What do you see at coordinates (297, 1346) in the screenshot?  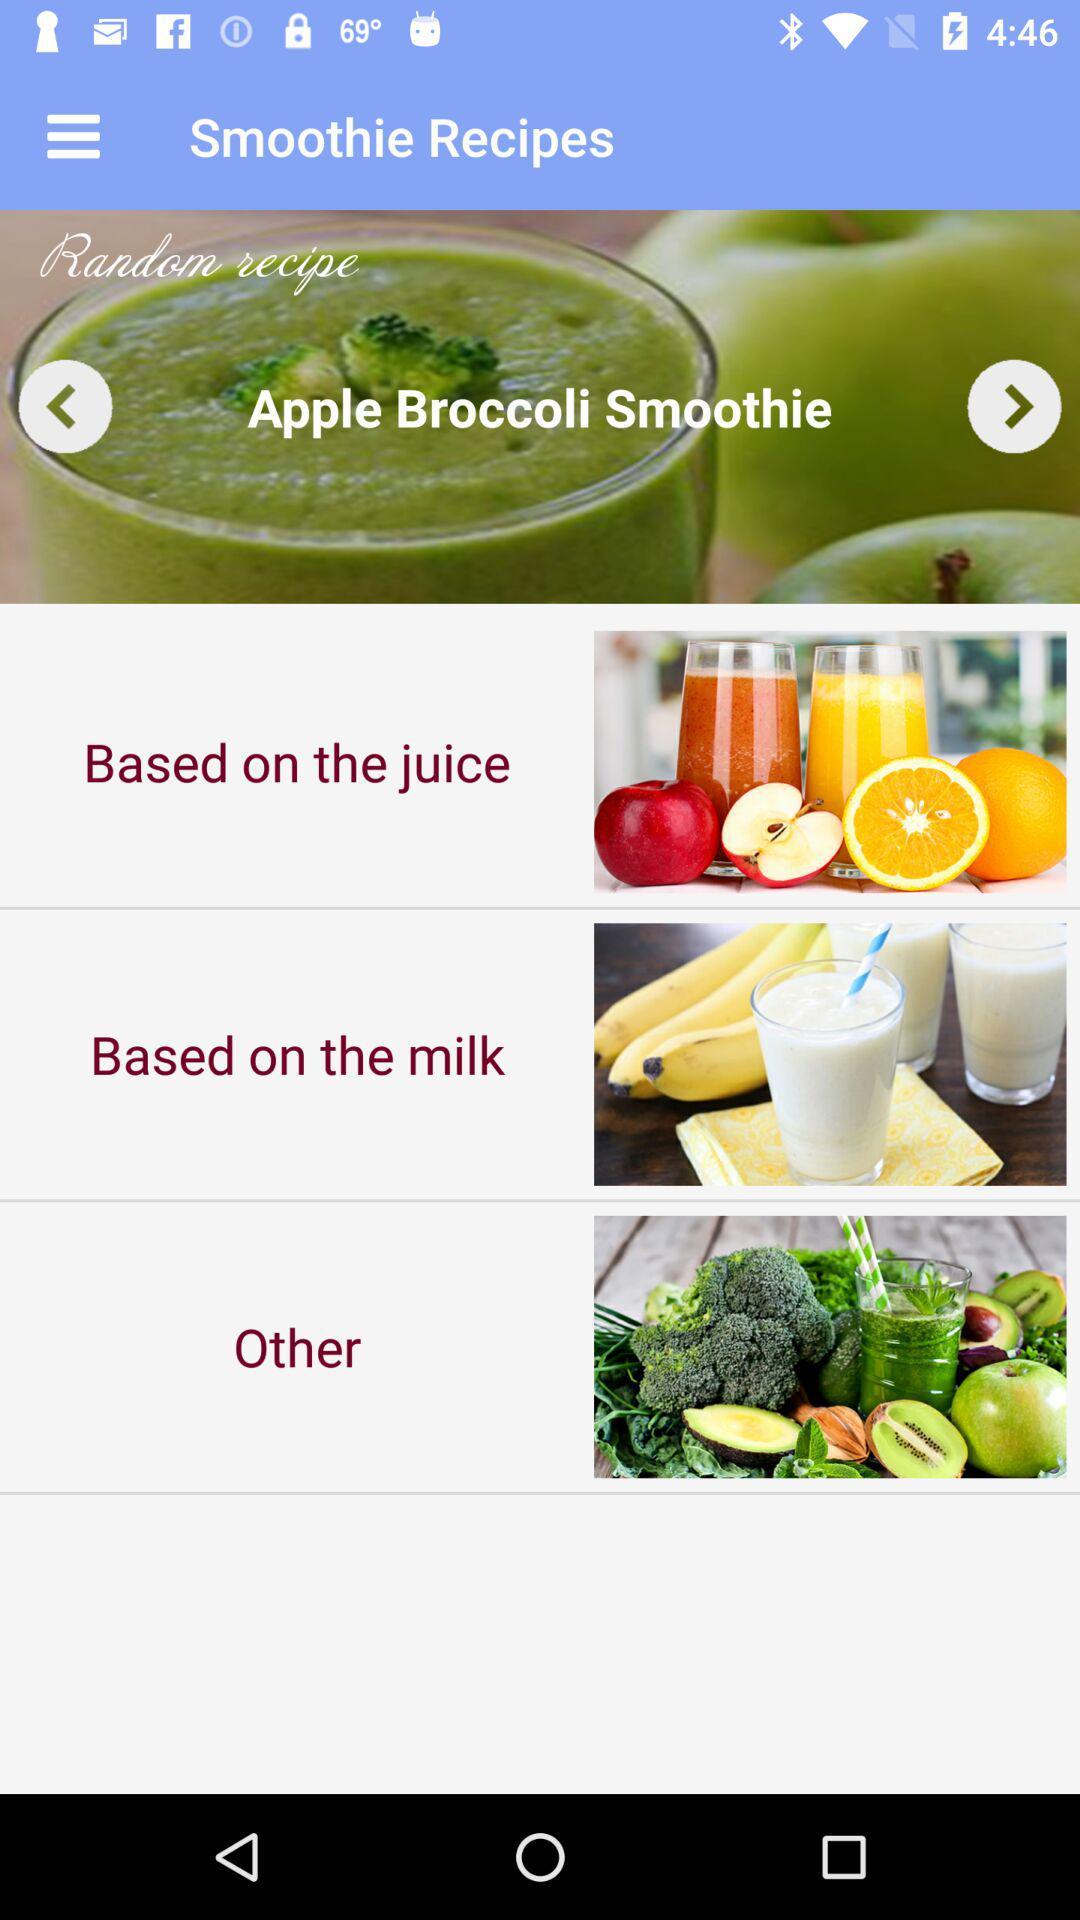 I see `the icon below based on the item` at bounding box center [297, 1346].